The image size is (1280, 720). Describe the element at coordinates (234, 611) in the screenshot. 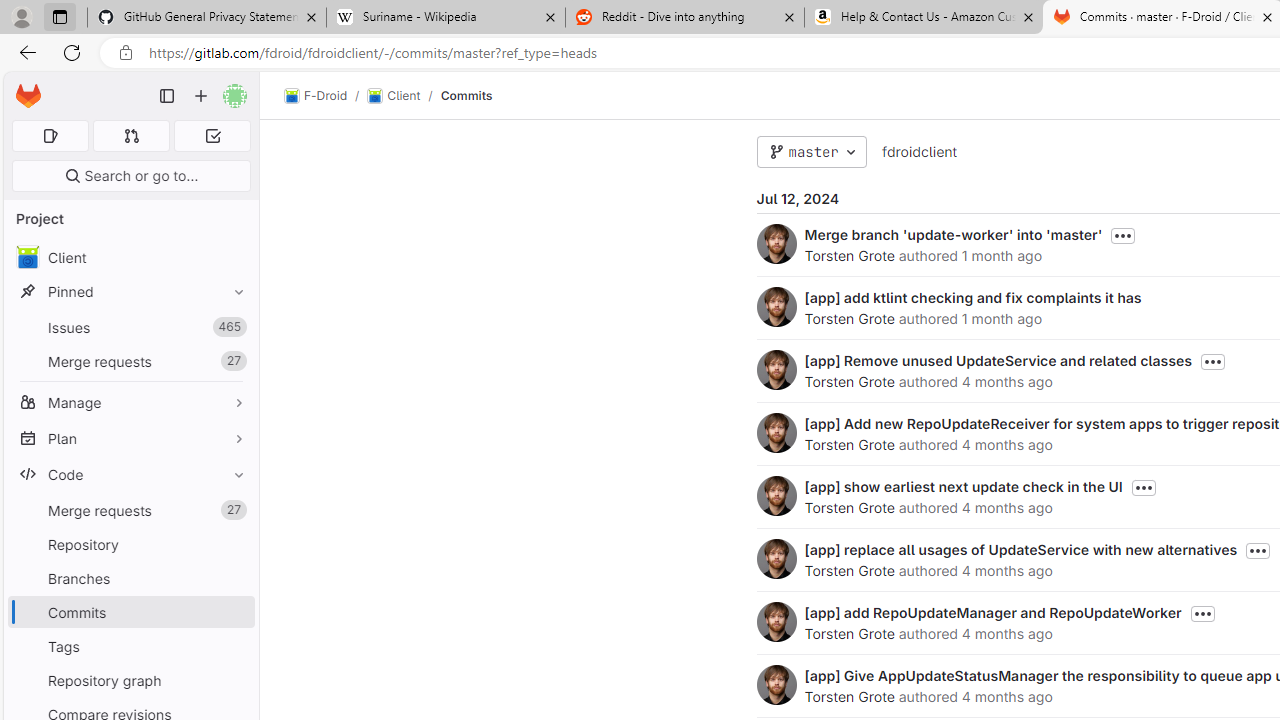

I see `'Pin Commits'` at that location.